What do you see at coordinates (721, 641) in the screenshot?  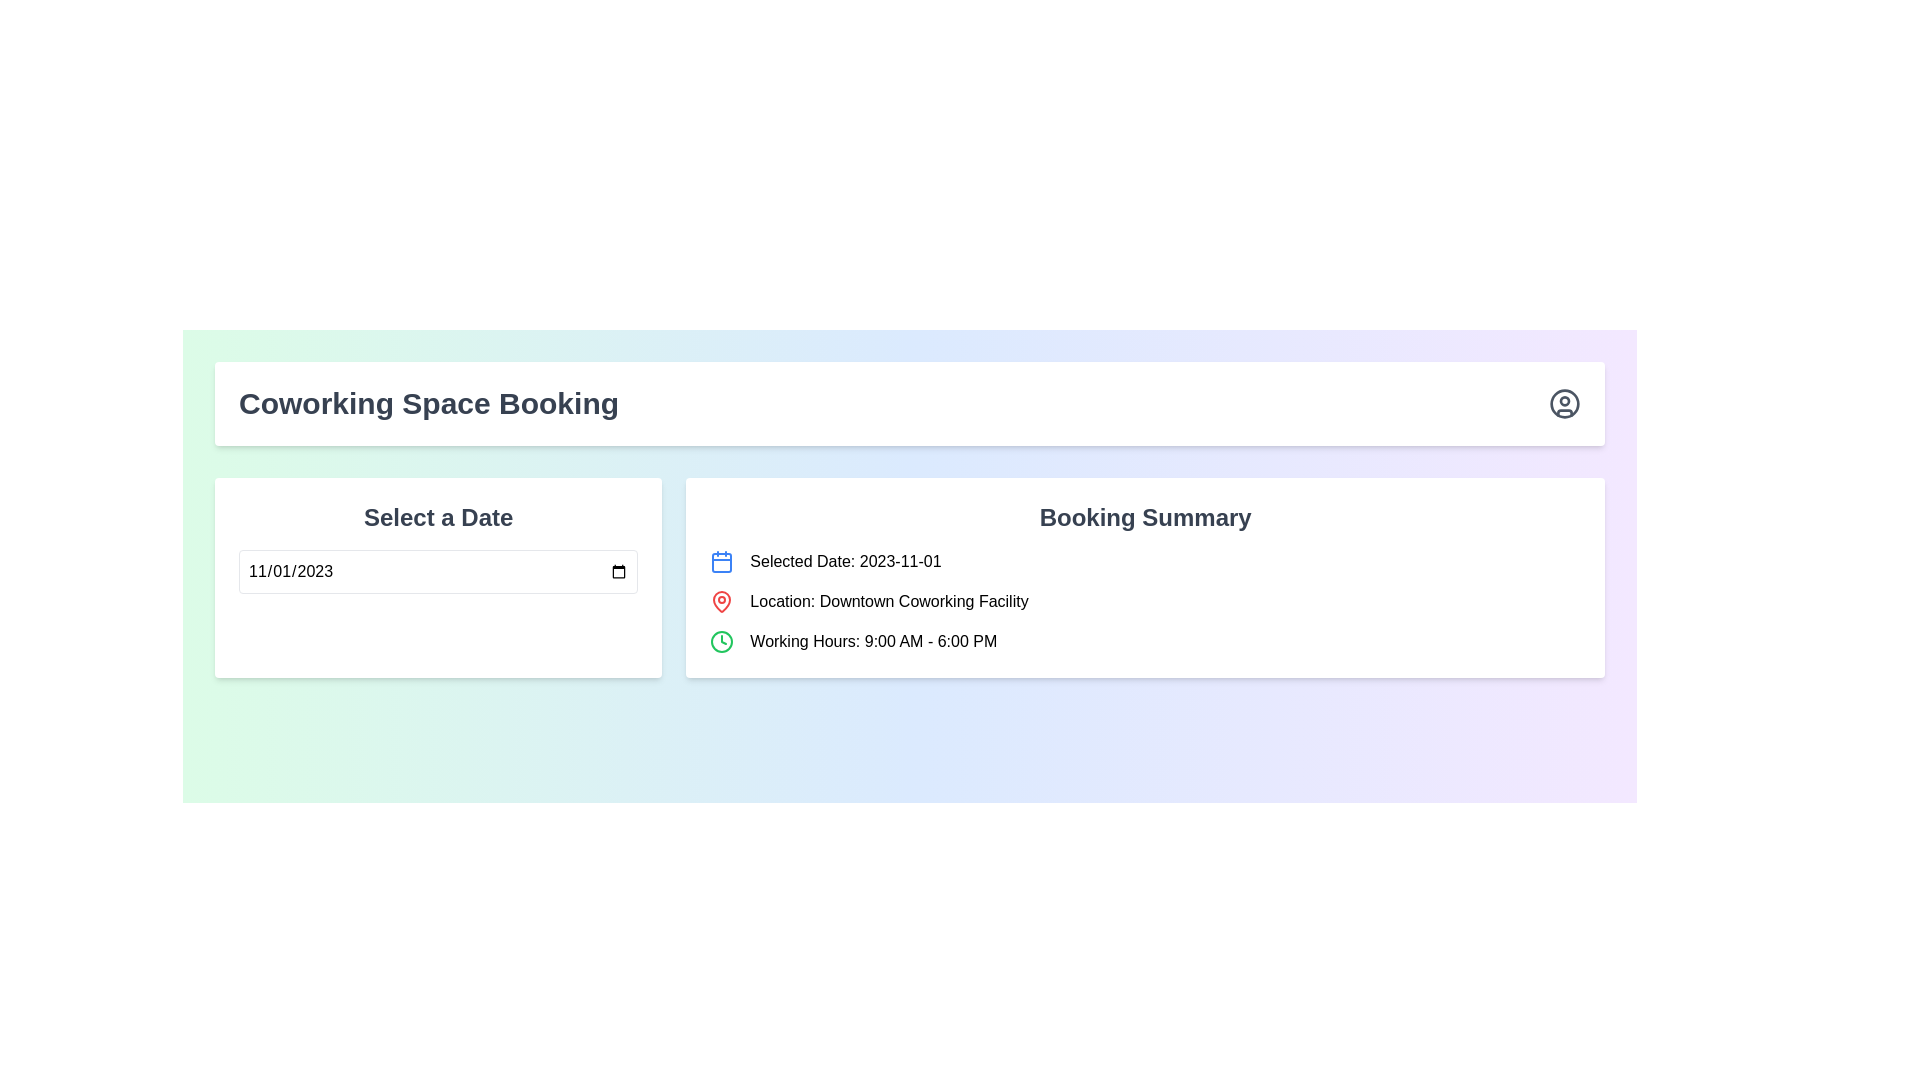 I see `the Decorative SVG circle located inside the clock icon next to the 'Working Hours' text in the 'Booking Summary' section` at bounding box center [721, 641].